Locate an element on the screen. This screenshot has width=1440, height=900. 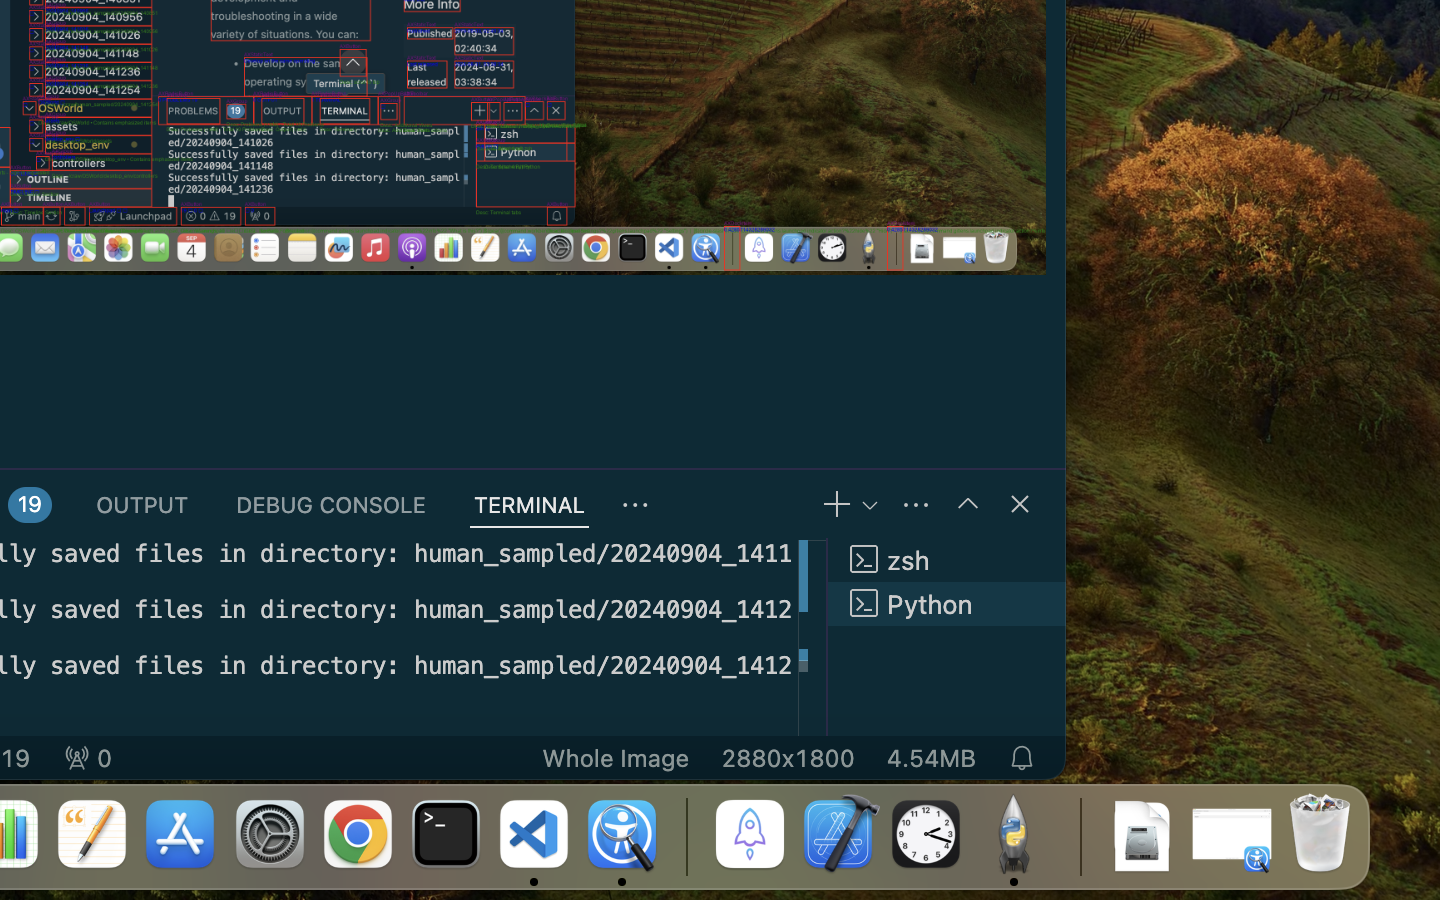
'0 OUTPUT' is located at coordinates (141, 503).